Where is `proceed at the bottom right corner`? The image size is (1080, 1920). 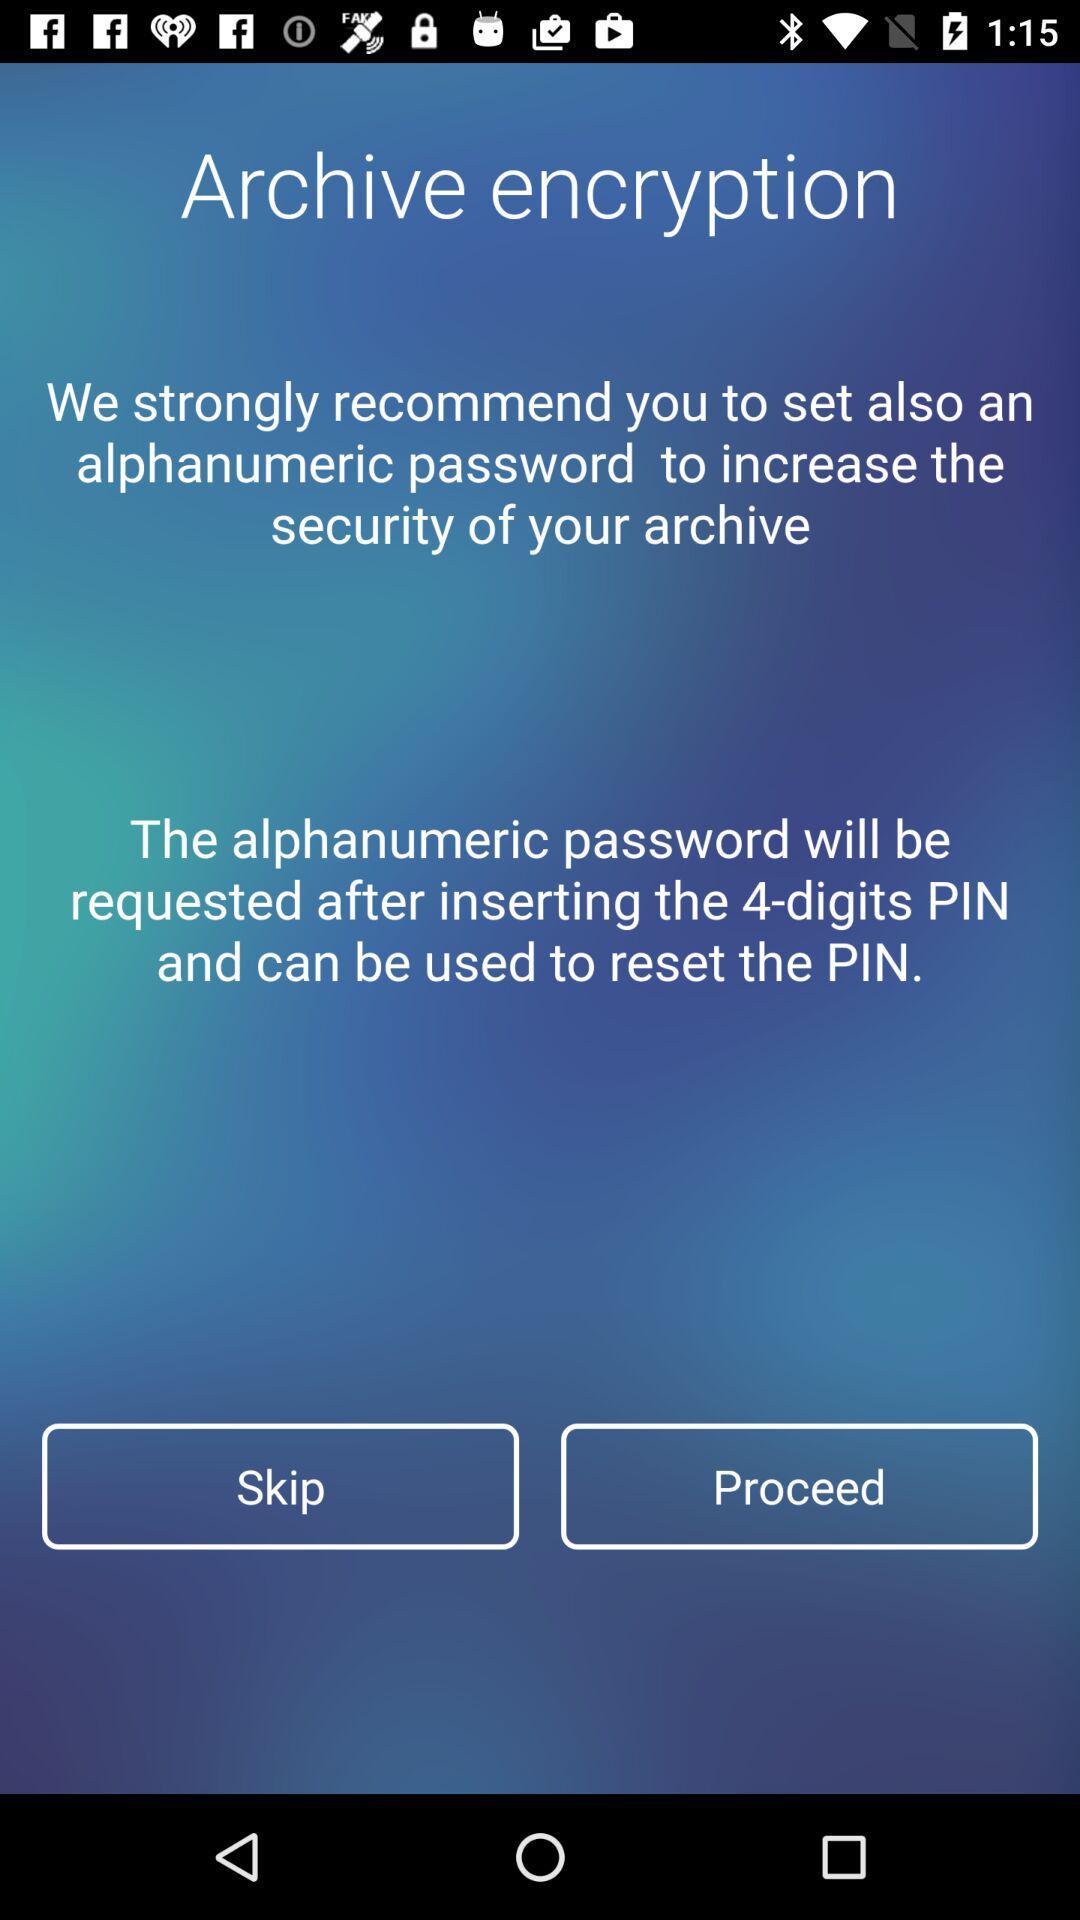 proceed at the bottom right corner is located at coordinates (798, 1486).